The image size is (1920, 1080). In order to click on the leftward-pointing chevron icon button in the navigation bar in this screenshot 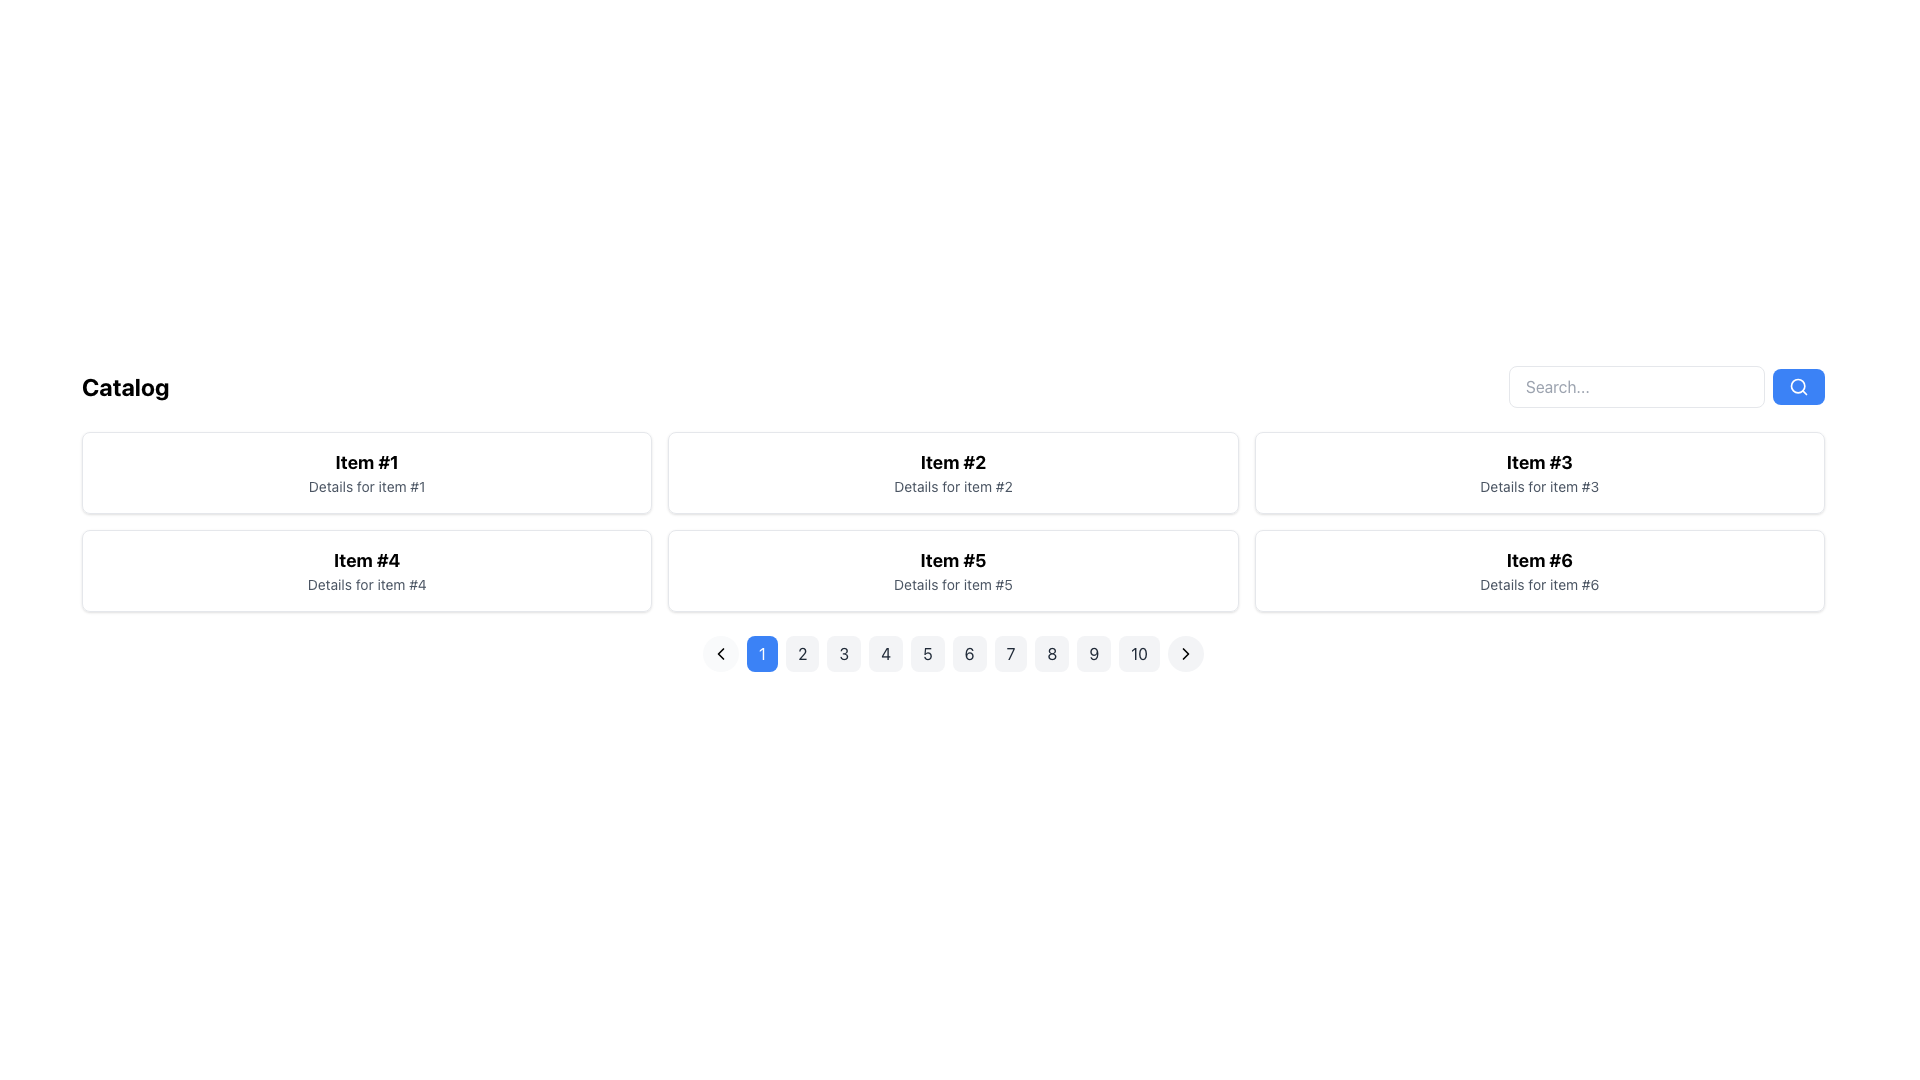, I will do `click(720, 654)`.